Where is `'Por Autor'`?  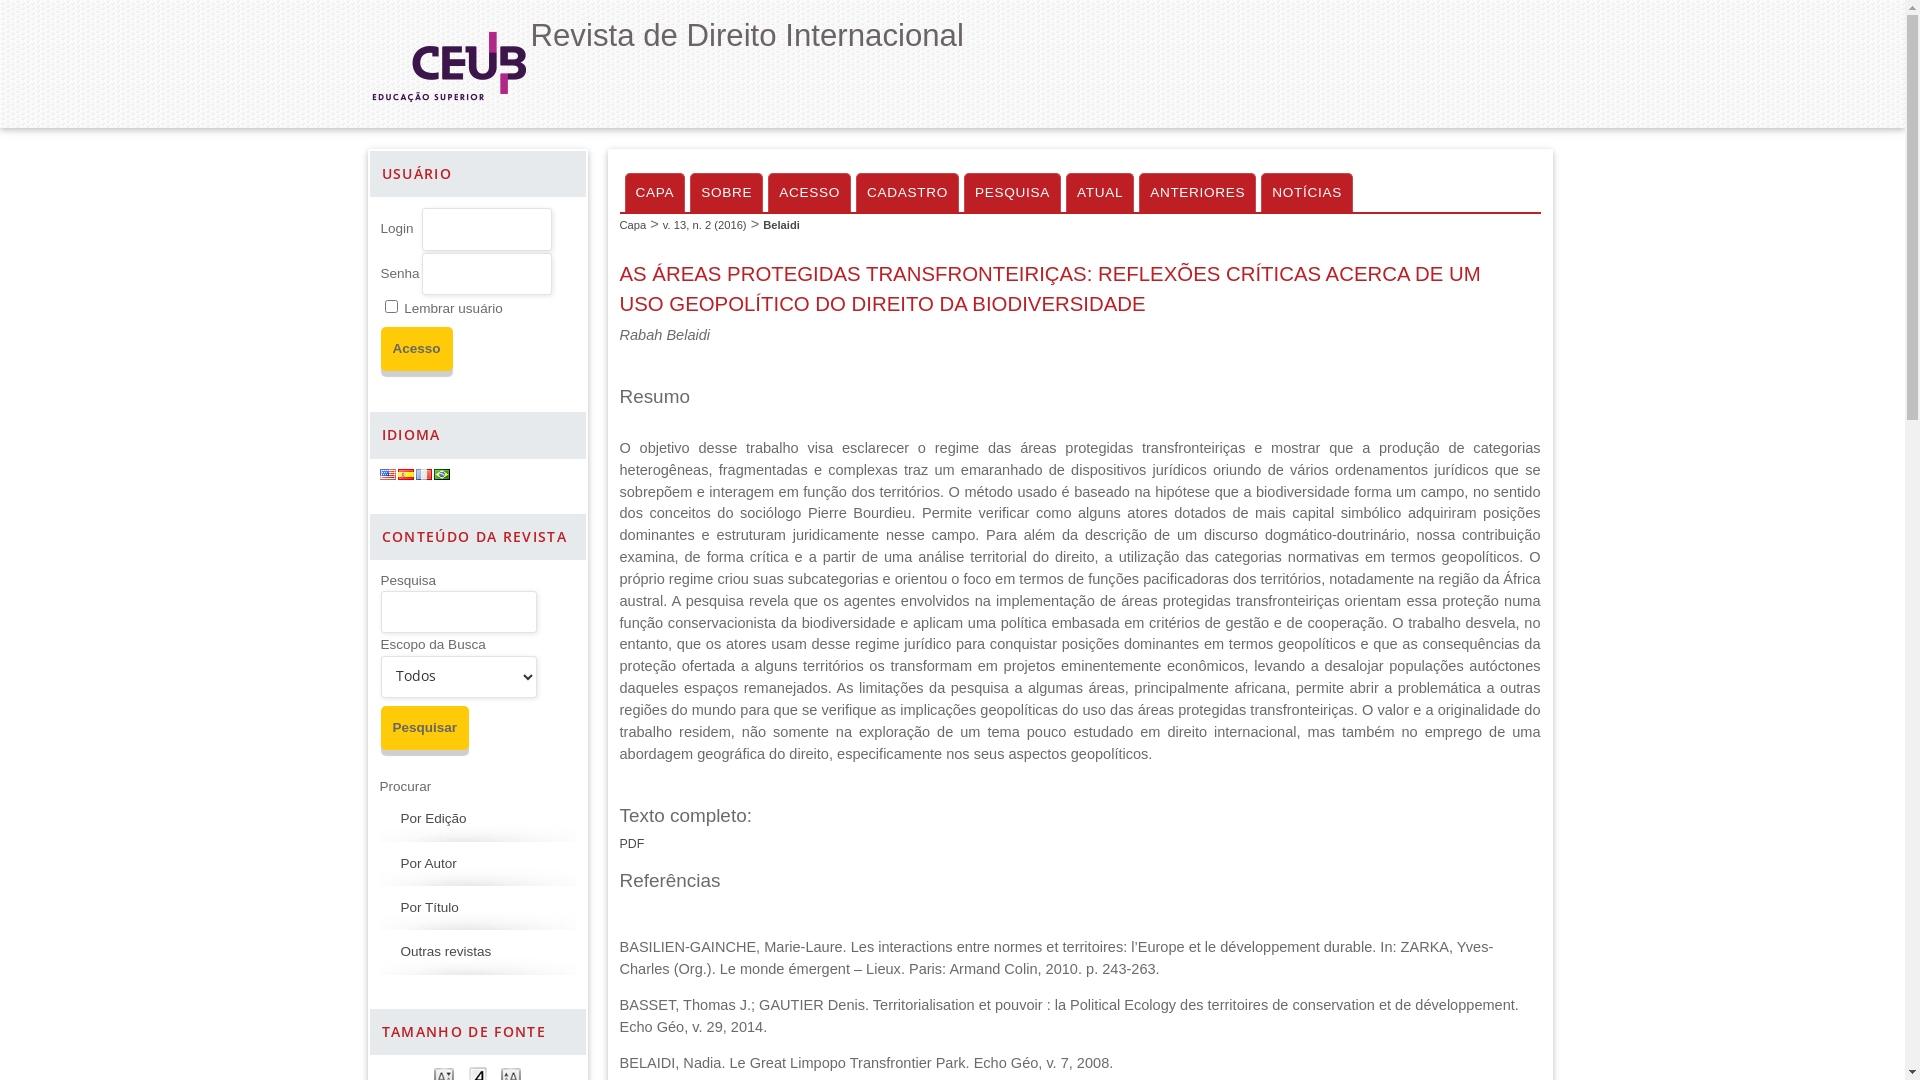
'Por Autor' is located at coordinates (426, 862).